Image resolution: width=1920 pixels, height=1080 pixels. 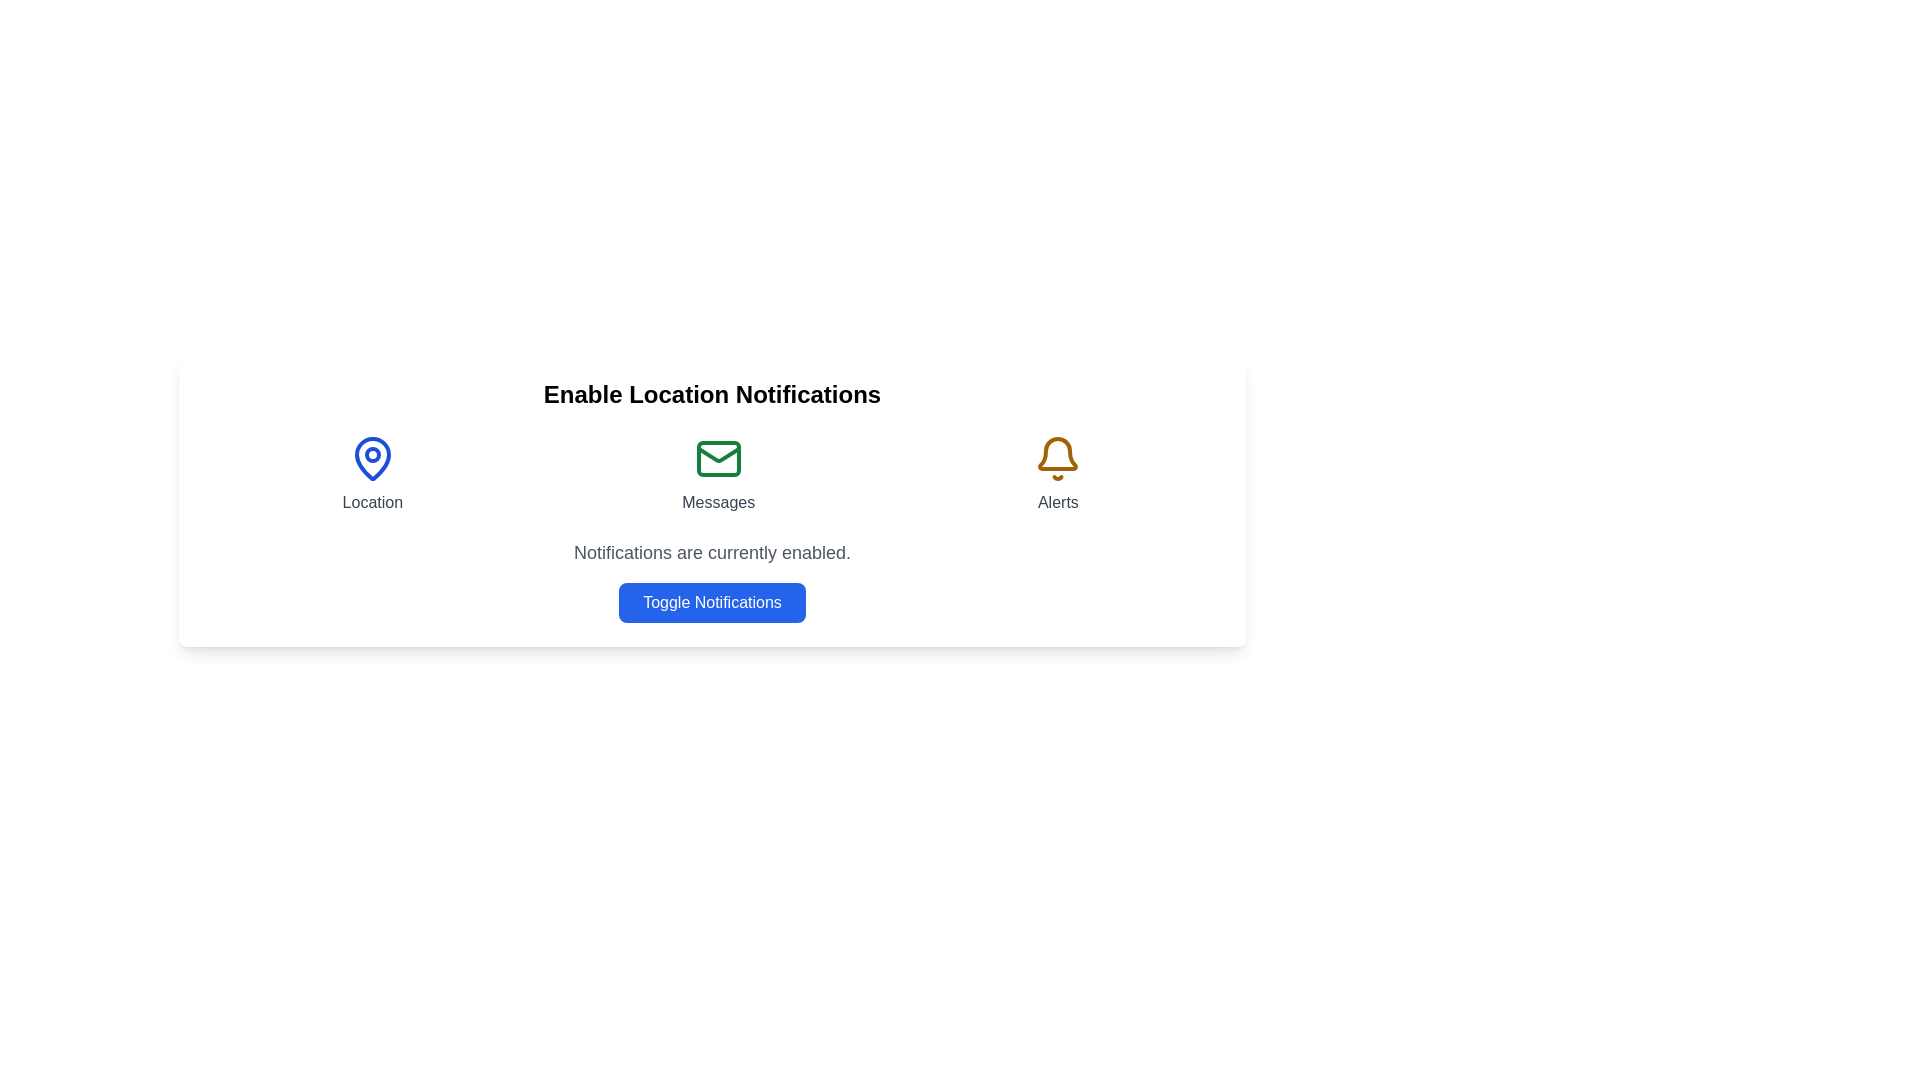 I want to click on the messaging icon located at the top-center of the 'Messages' section, which allows users, so click(x=718, y=459).